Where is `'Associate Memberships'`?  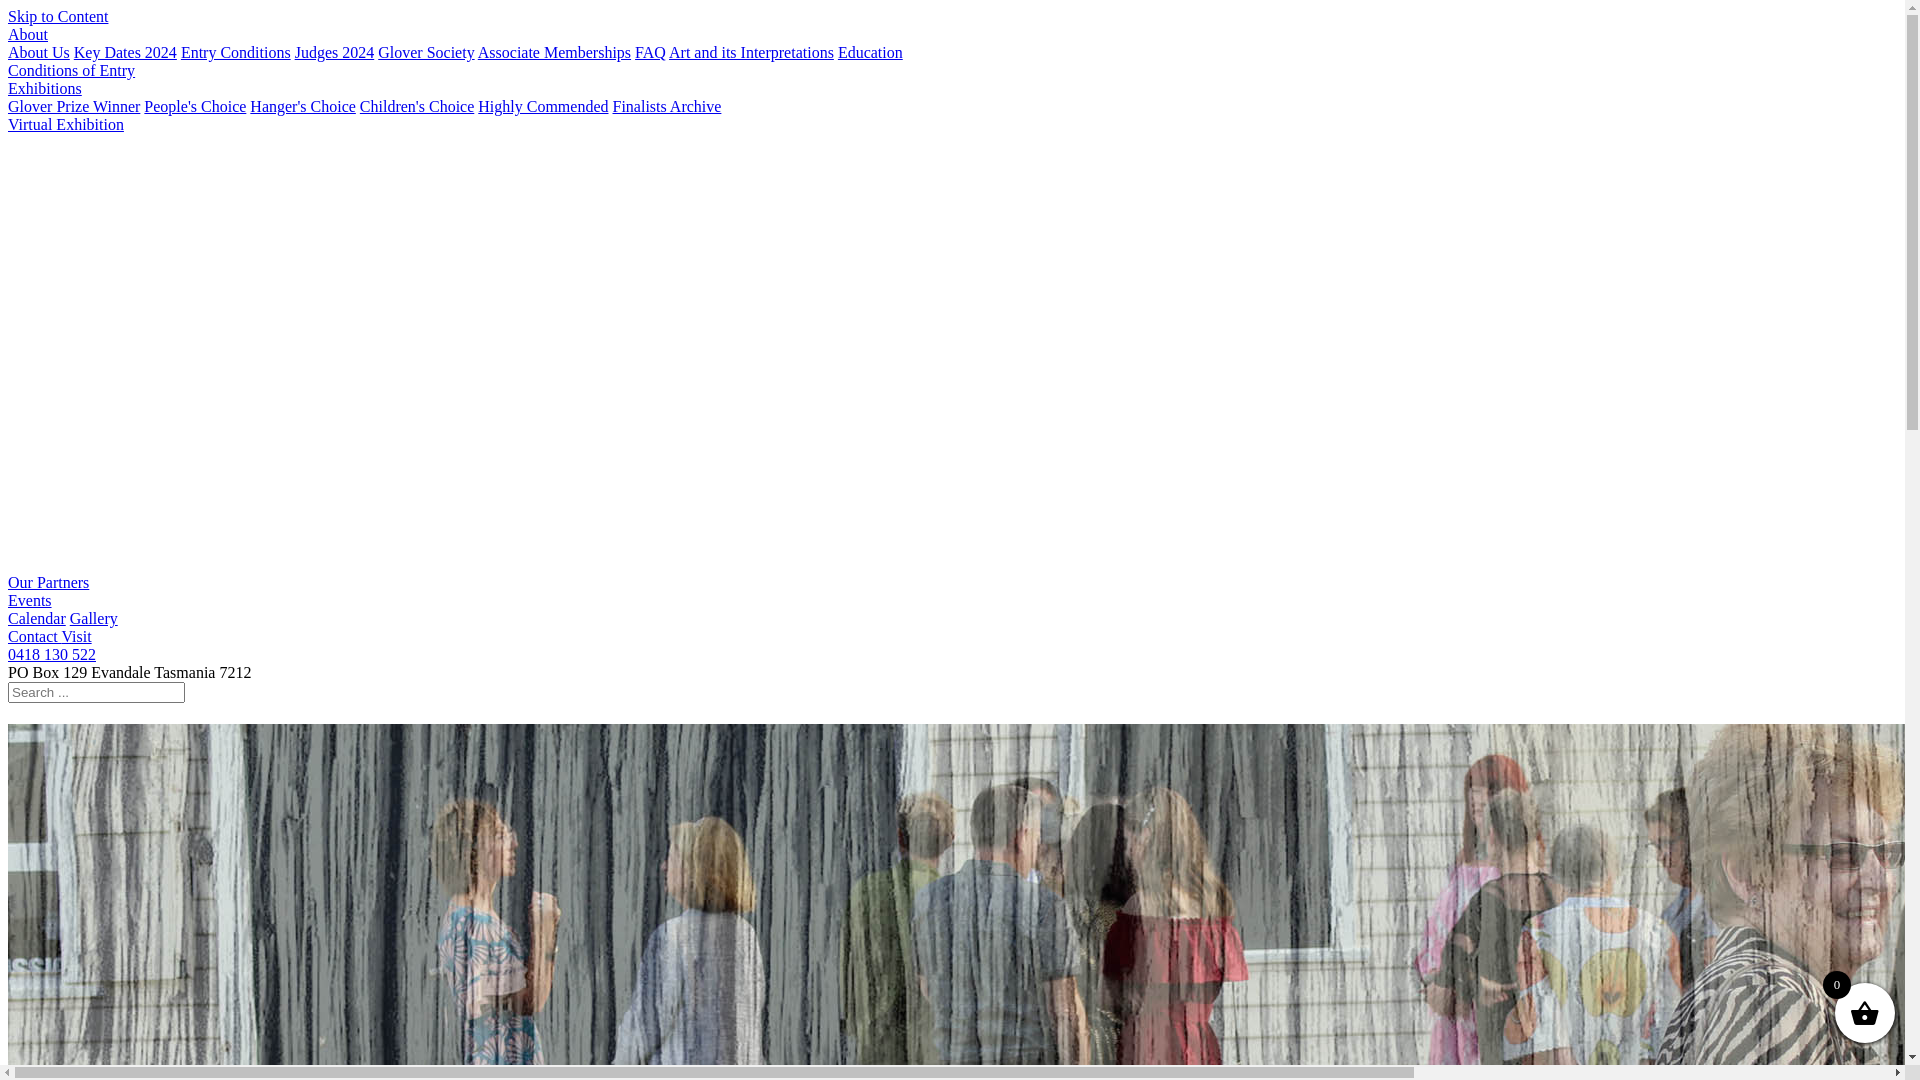
'Associate Memberships' is located at coordinates (554, 51).